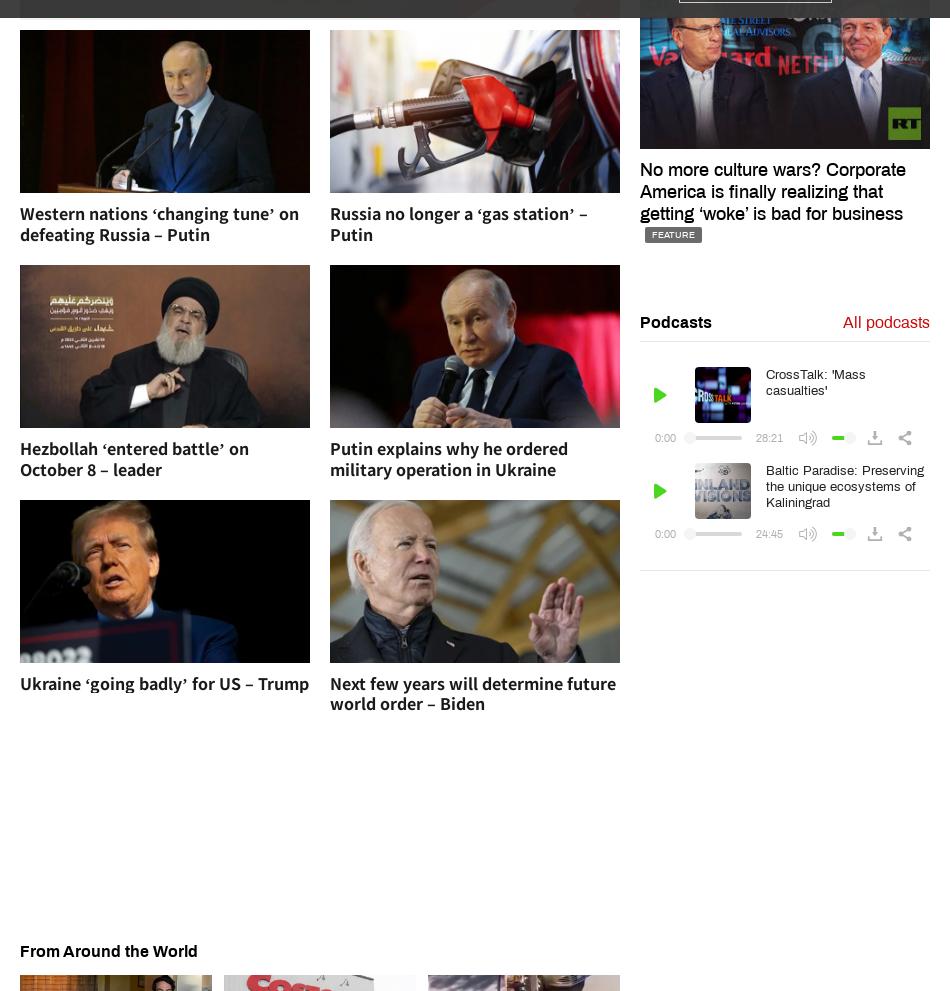 The image size is (950, 991). I want to click on 'All podcasts', so click(884, 321).